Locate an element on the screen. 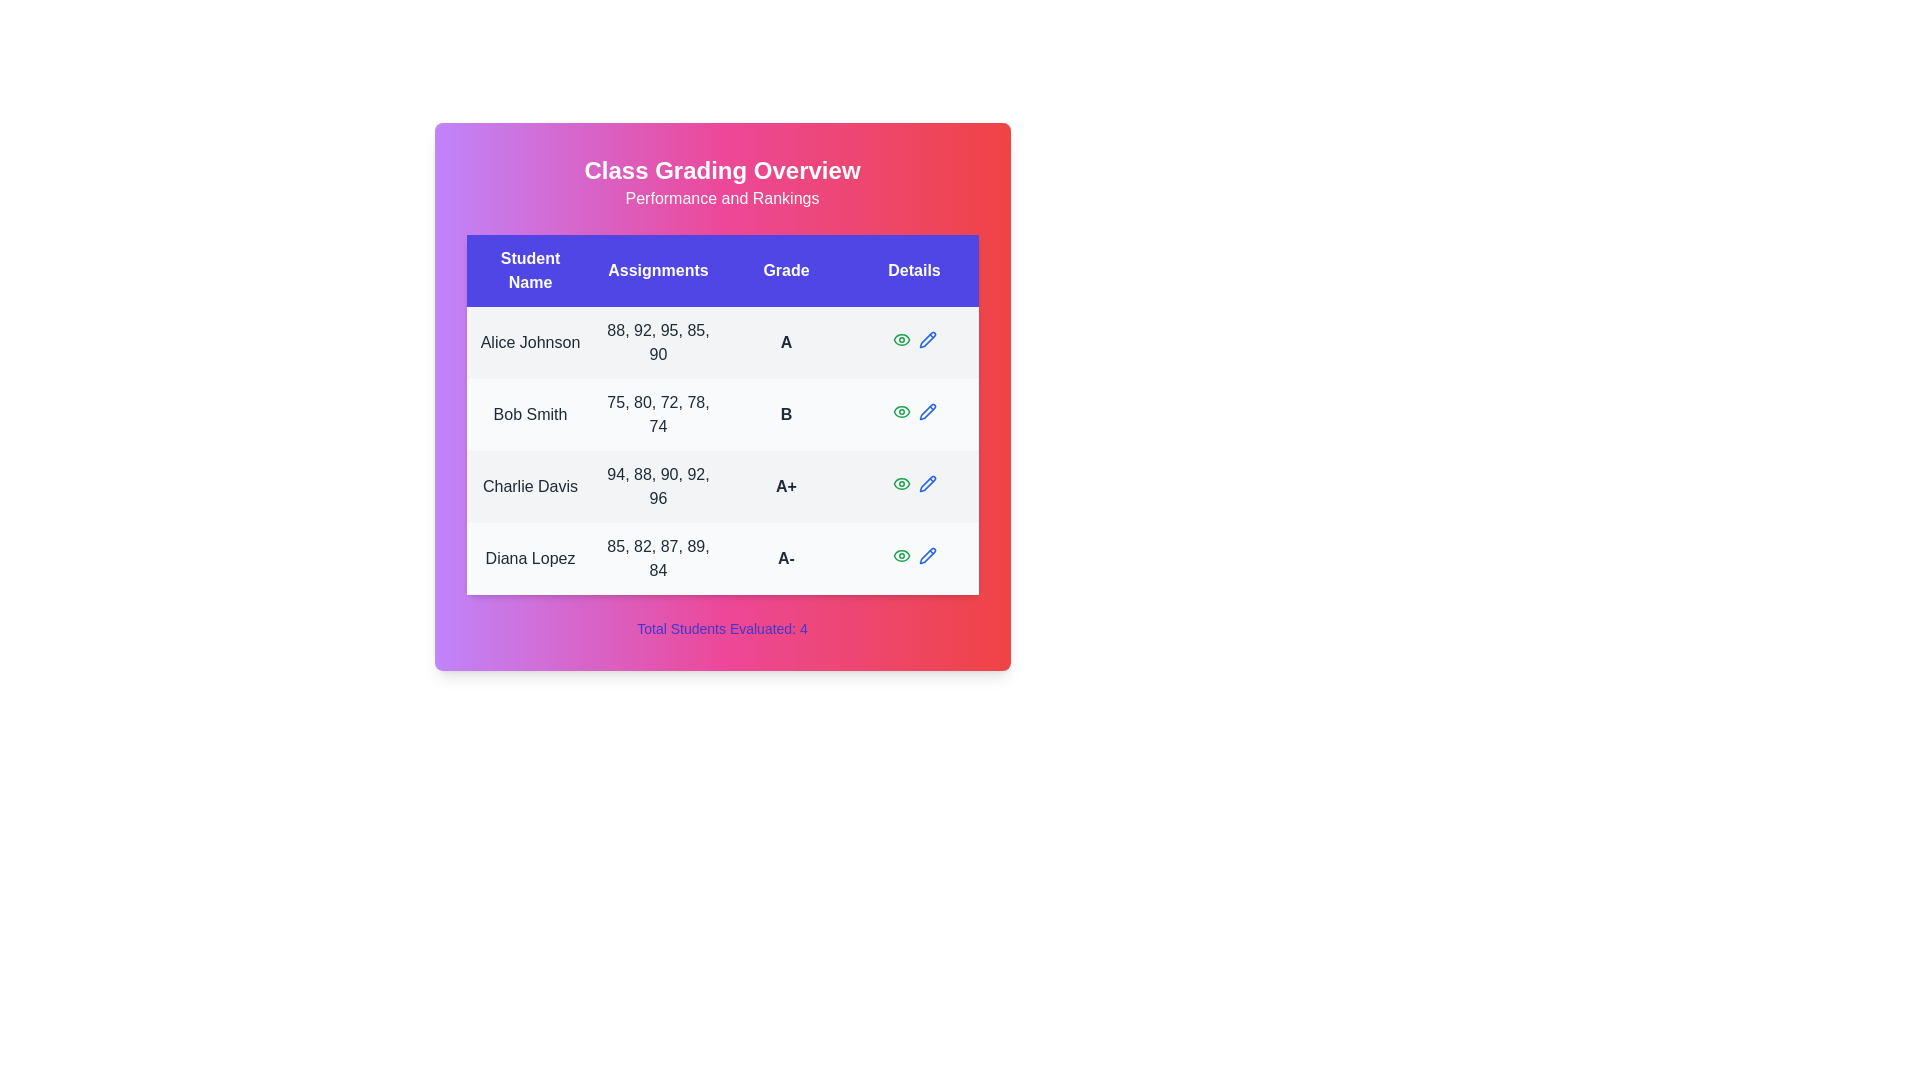 The height and width of the screenshot is (1080, 1920). eye icon for the student Diana Lopez to view detailed information is located at coordinates (900, 555).